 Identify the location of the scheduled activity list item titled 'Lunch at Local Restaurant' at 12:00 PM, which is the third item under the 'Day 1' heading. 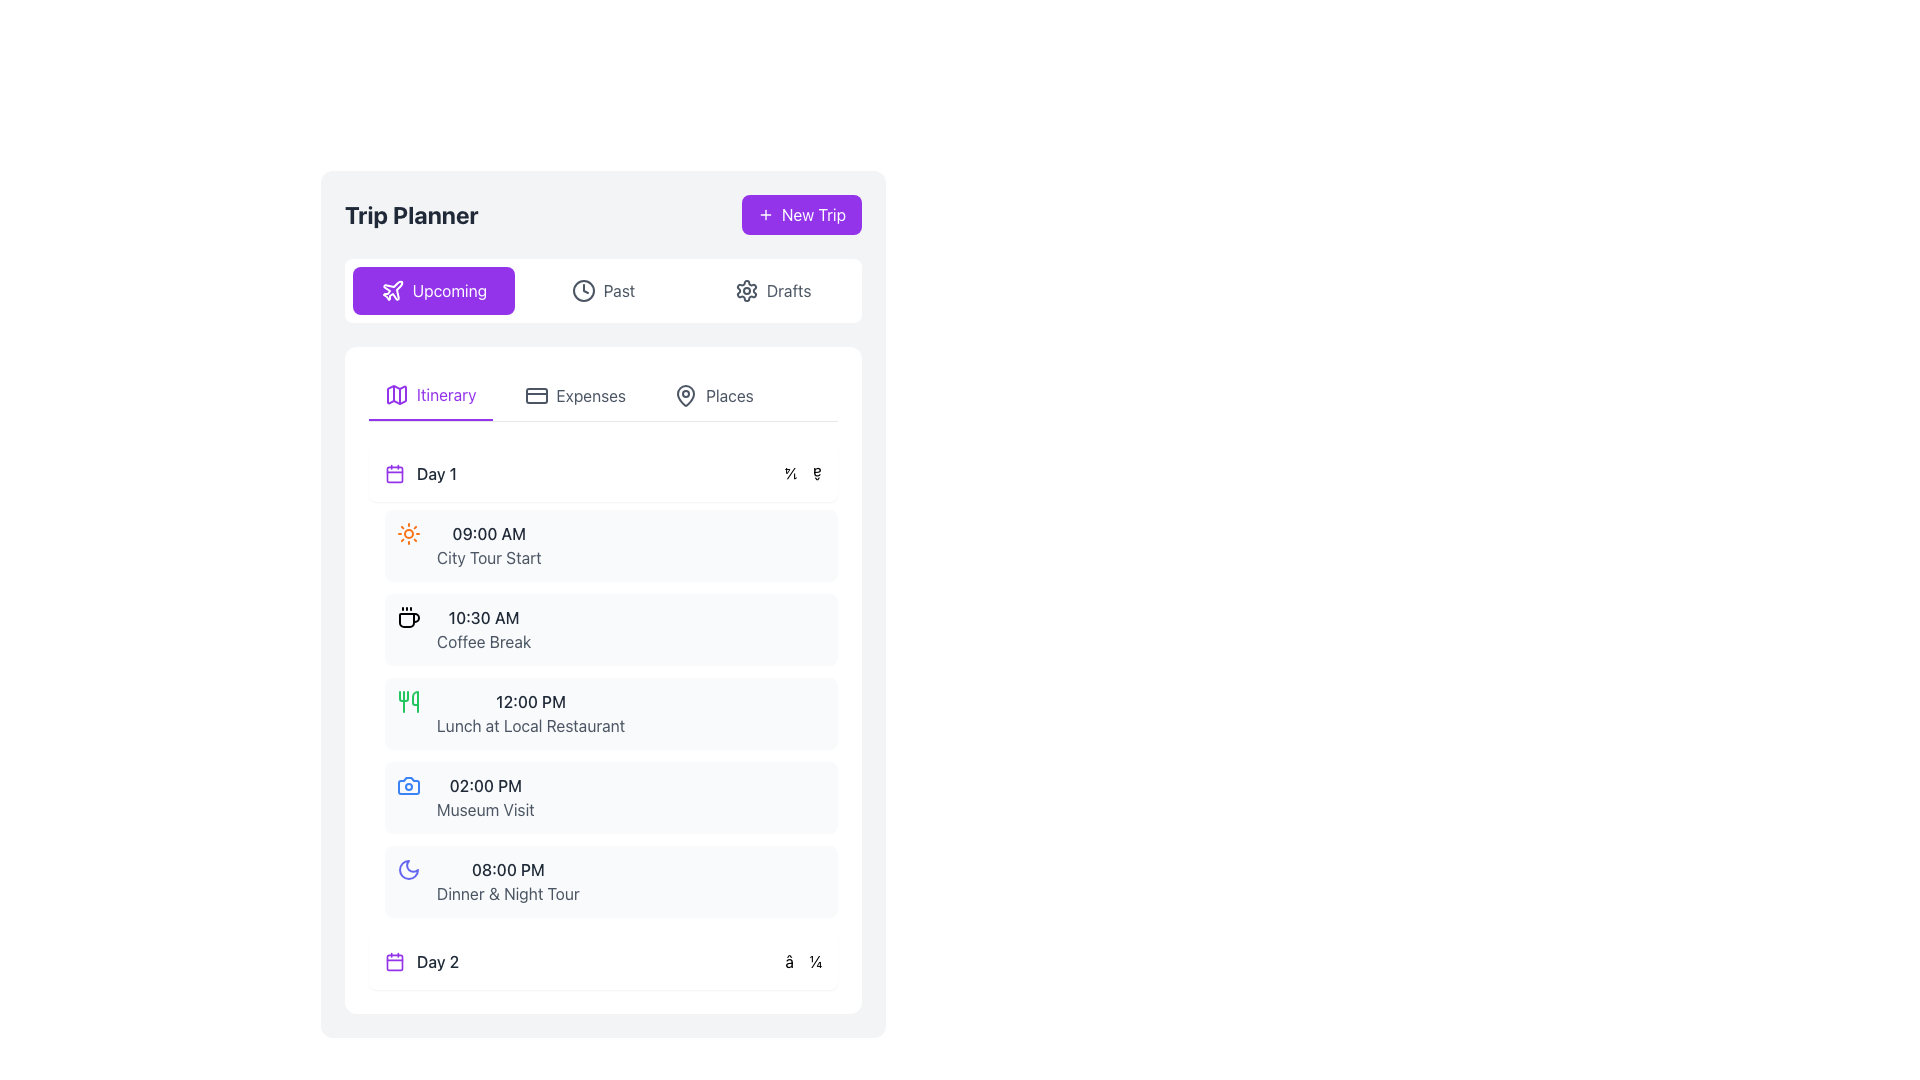
(610, 712).